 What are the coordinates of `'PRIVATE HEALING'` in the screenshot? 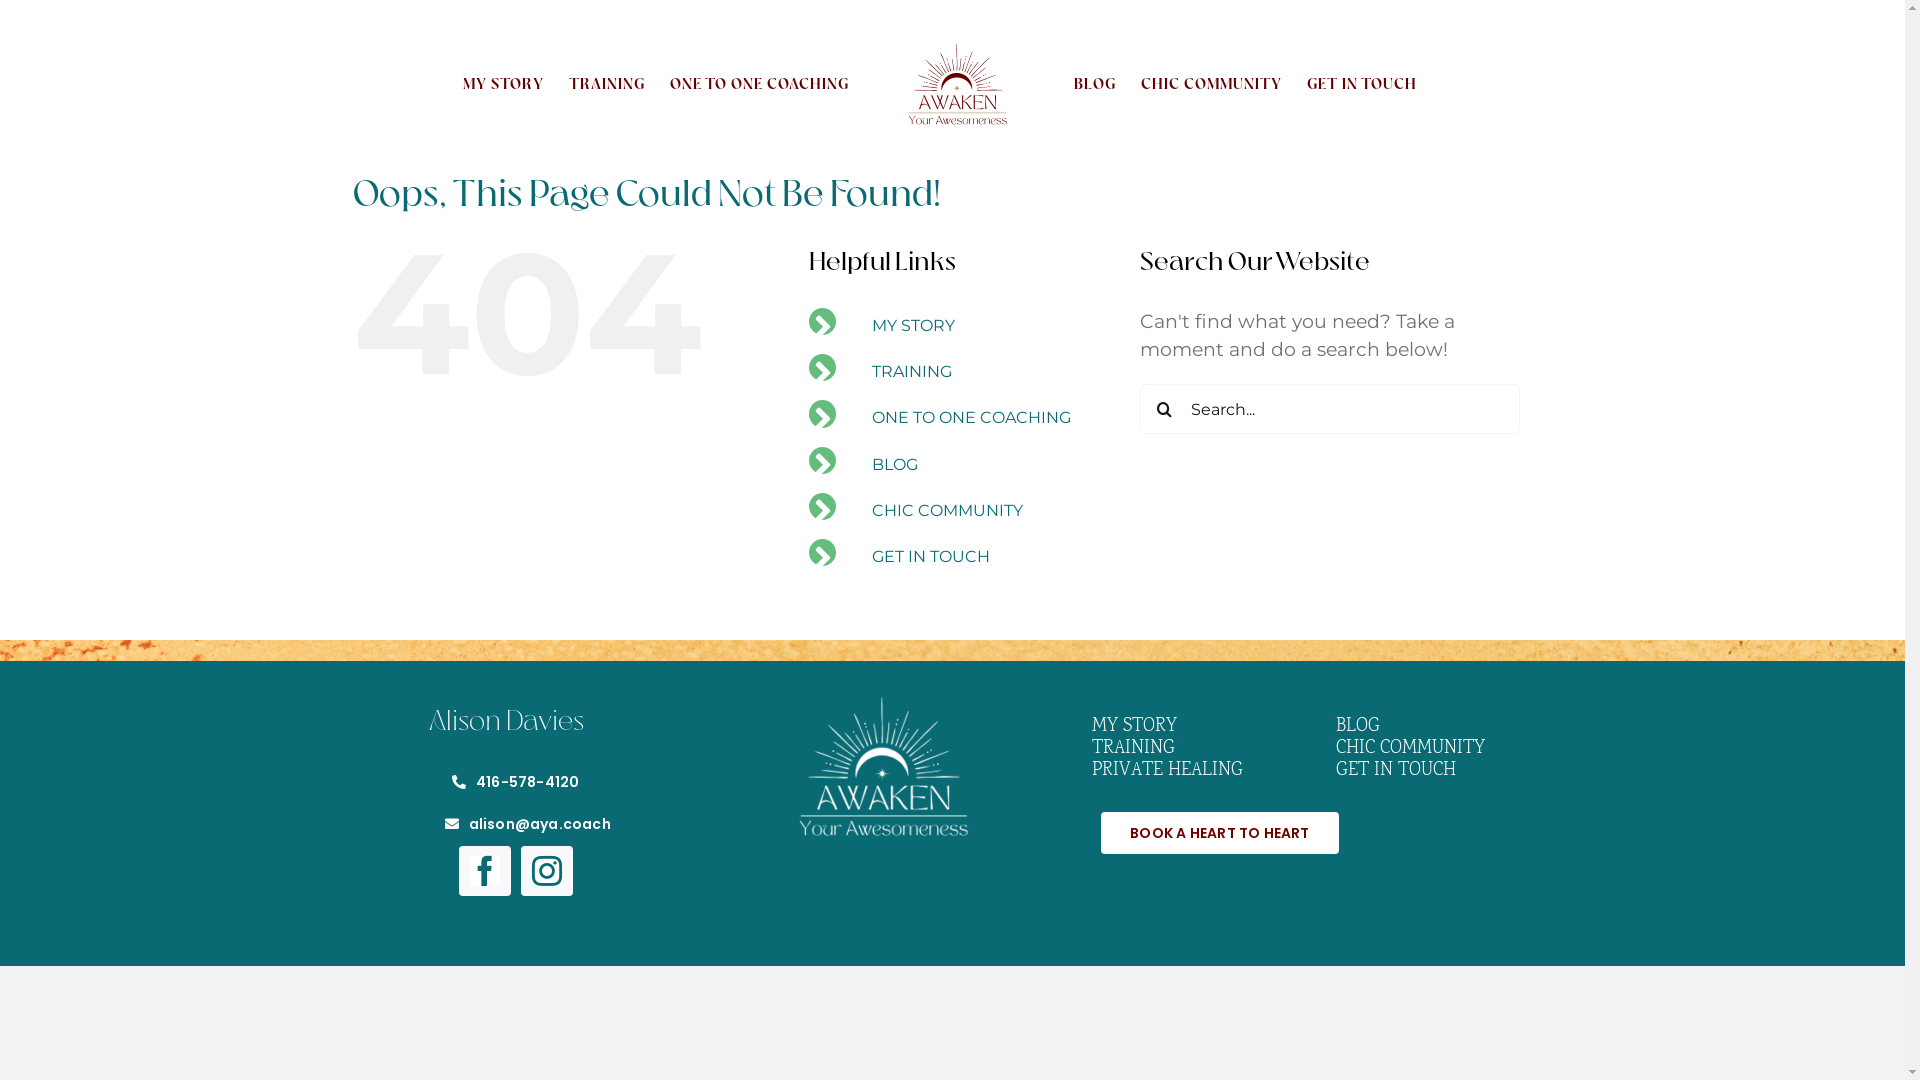 It's located at (1208, 770).